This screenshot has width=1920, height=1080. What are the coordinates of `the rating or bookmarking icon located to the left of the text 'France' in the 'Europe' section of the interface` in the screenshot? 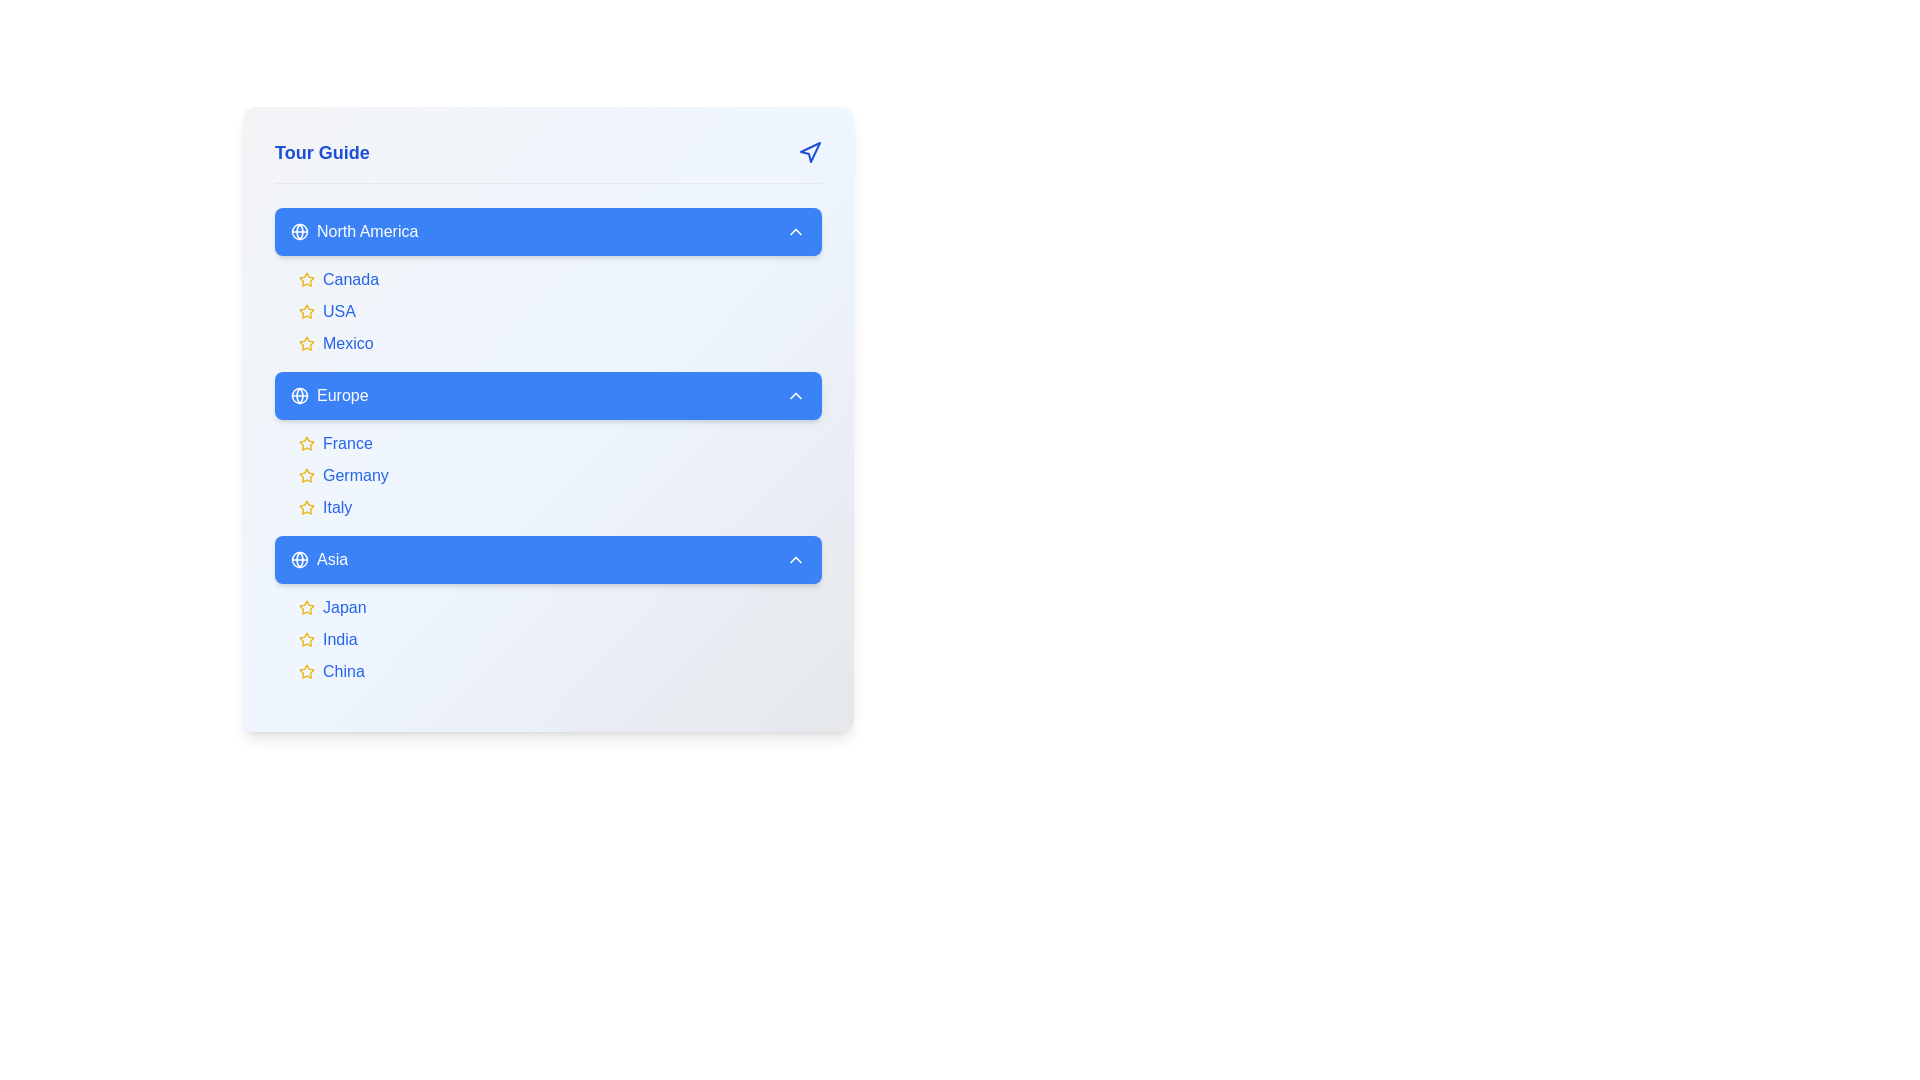 It's located at (306, 442).